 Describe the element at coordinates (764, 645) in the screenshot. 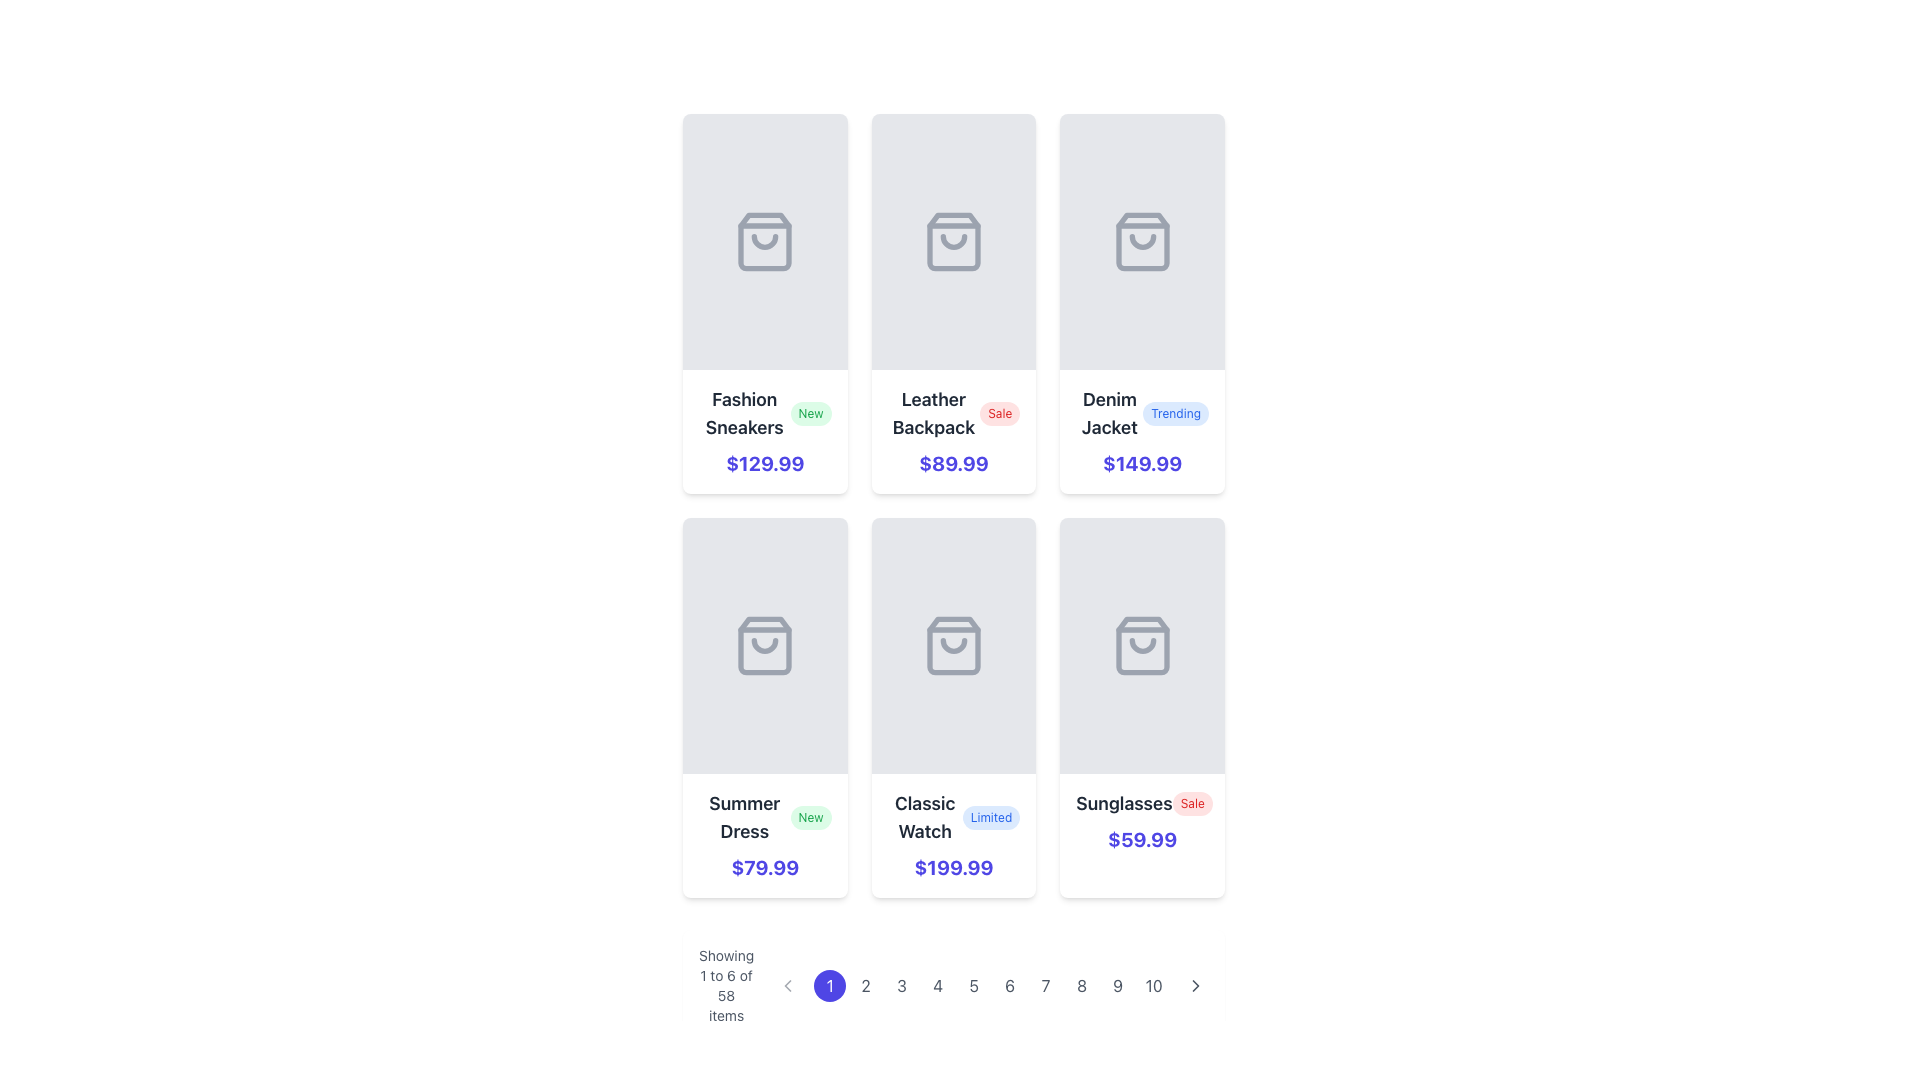

I see `the bottom part of the shopping bag icon, which is styled with a thin stroke and is centered within the card representing the 'Summer Dress' product` at that location.